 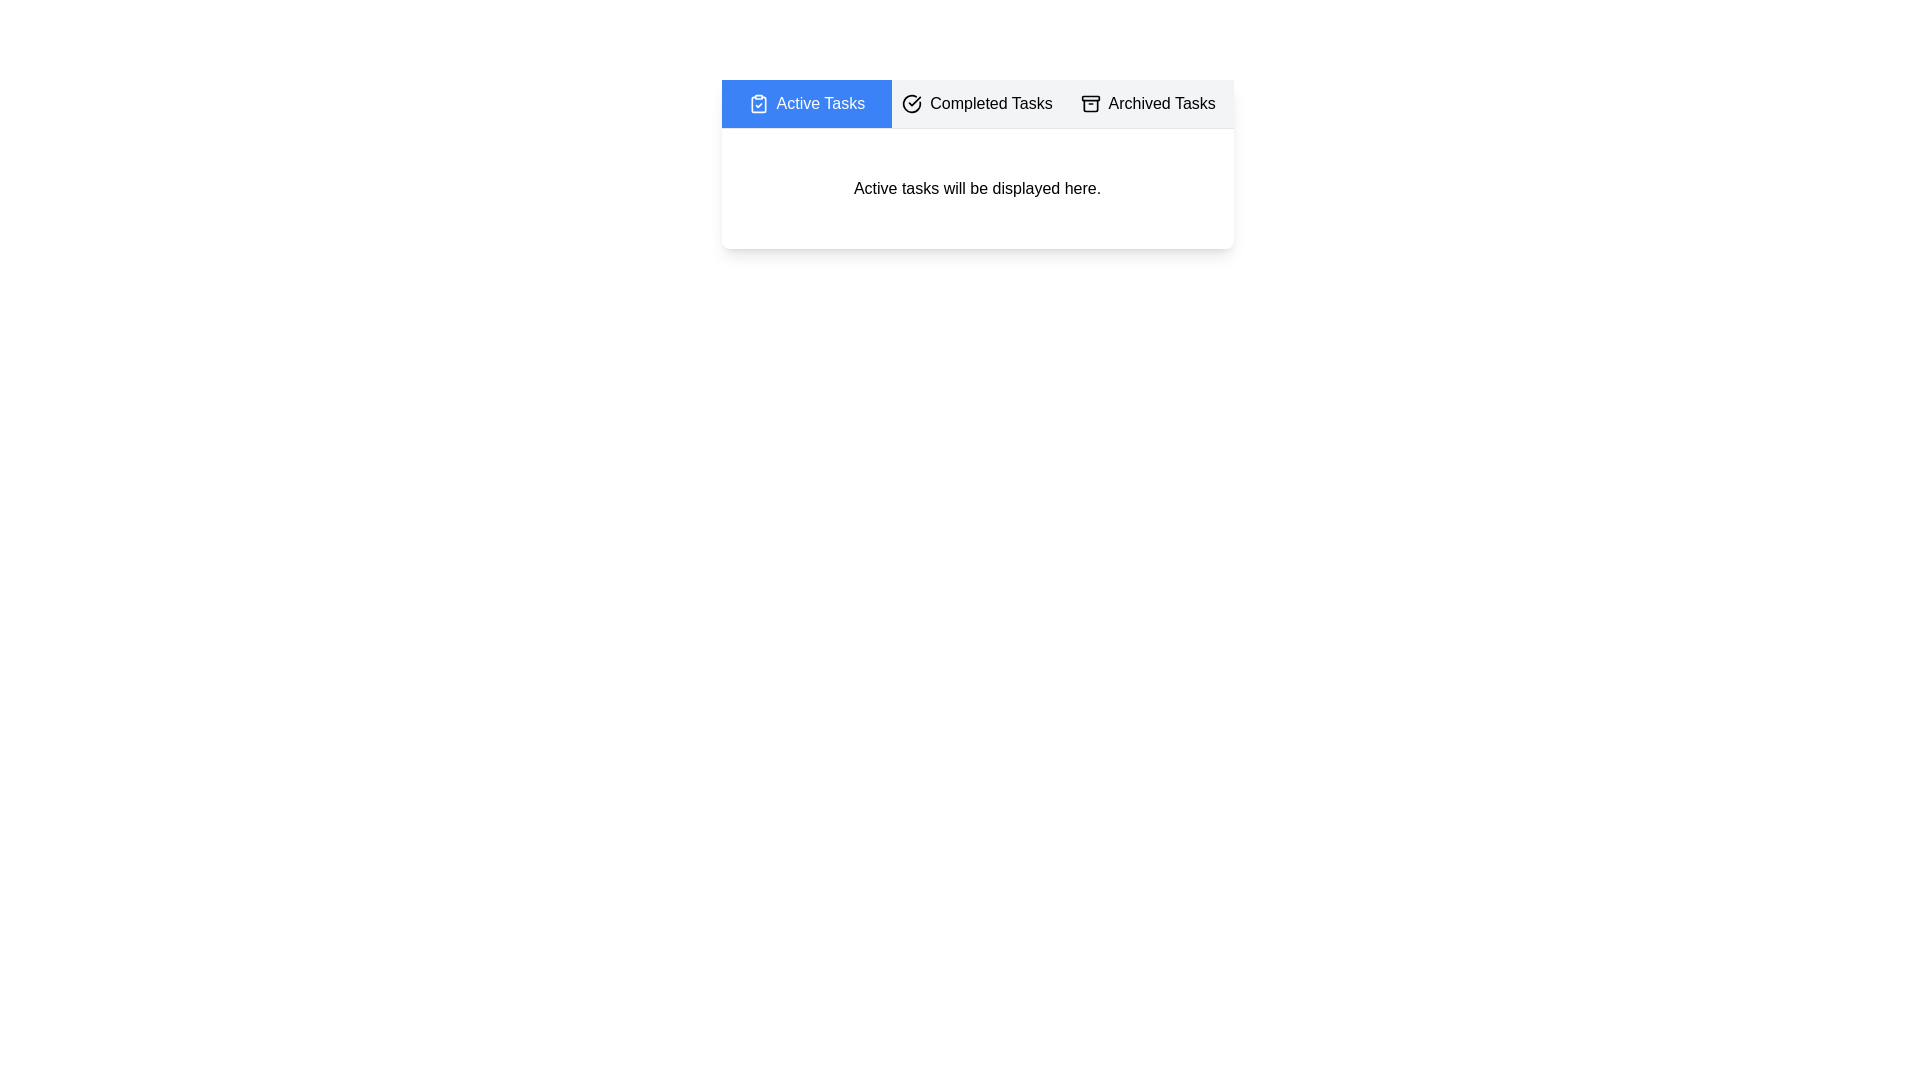 I want to click on the Active Tasks tab by clicking on it, so click(x=806, y=104).